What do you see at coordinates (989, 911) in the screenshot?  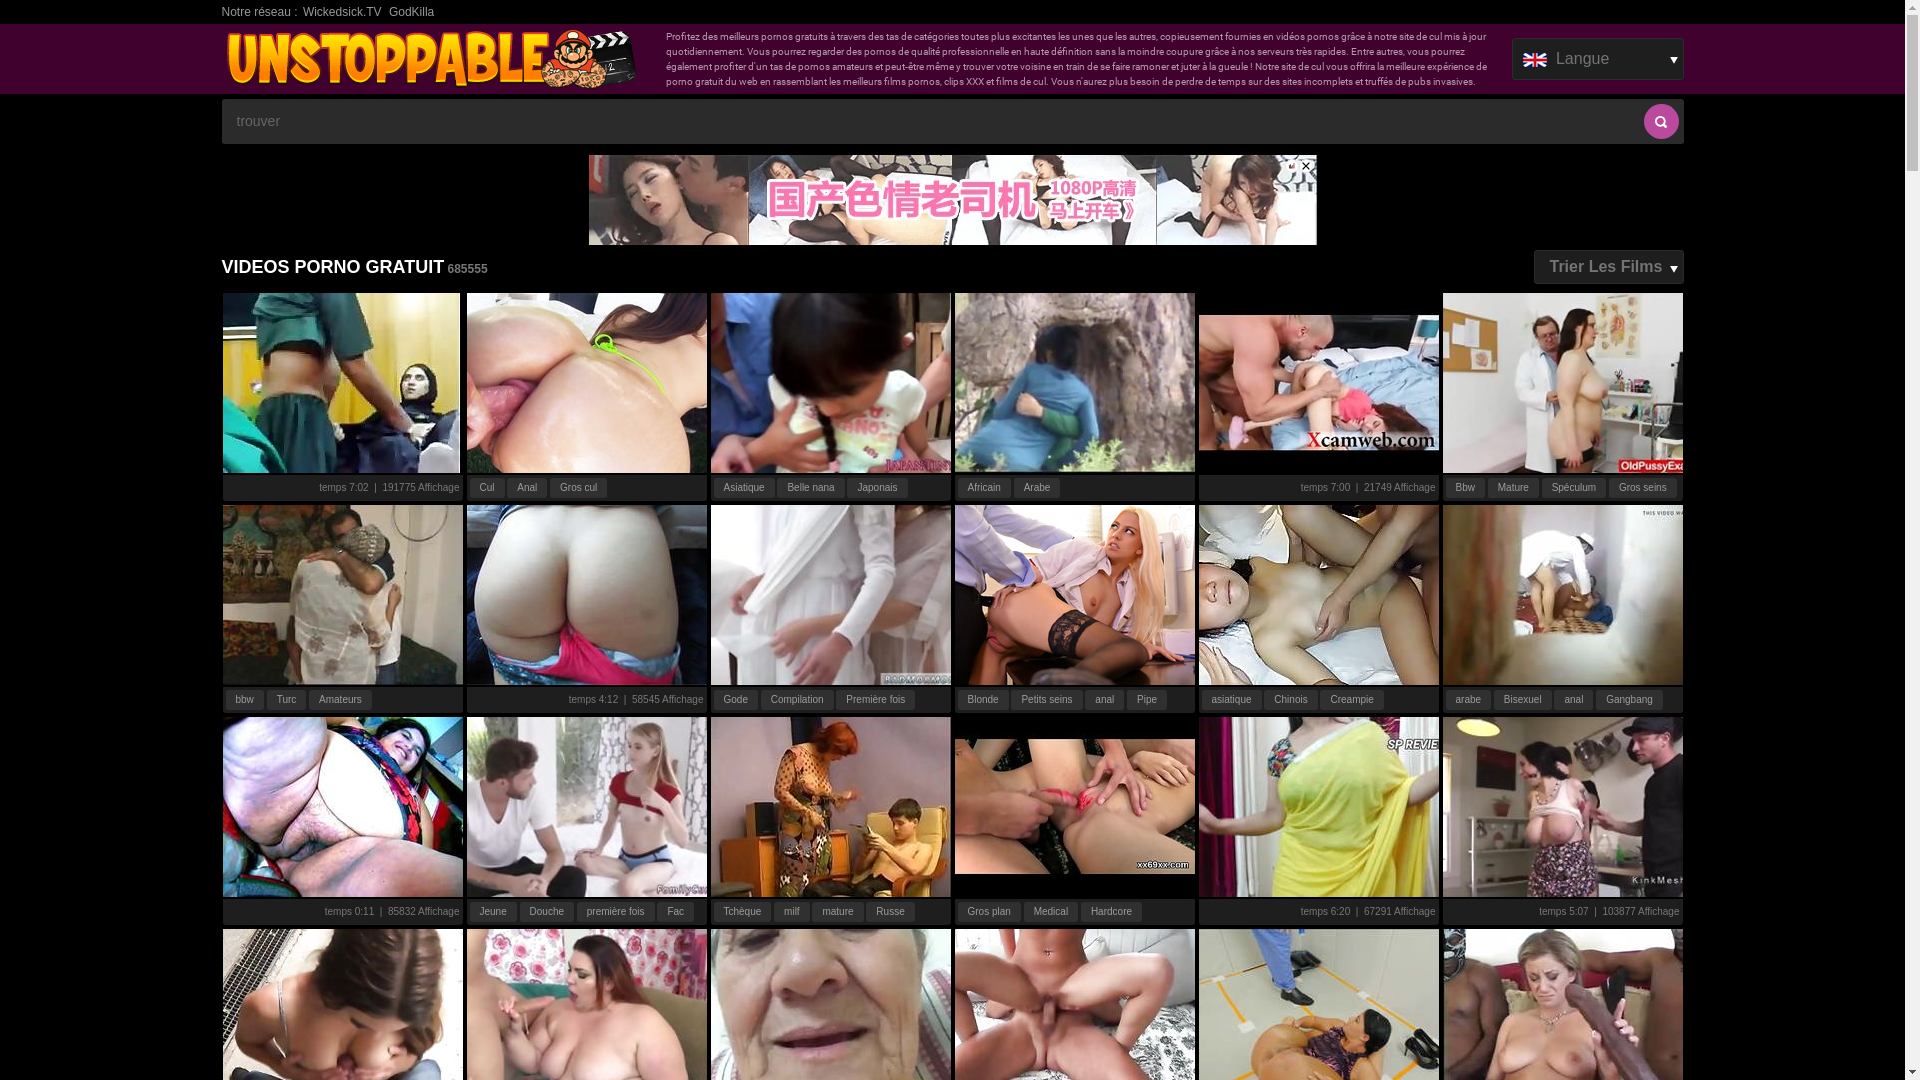 I see `'Gros plan'` at bounding box center [989, 911].